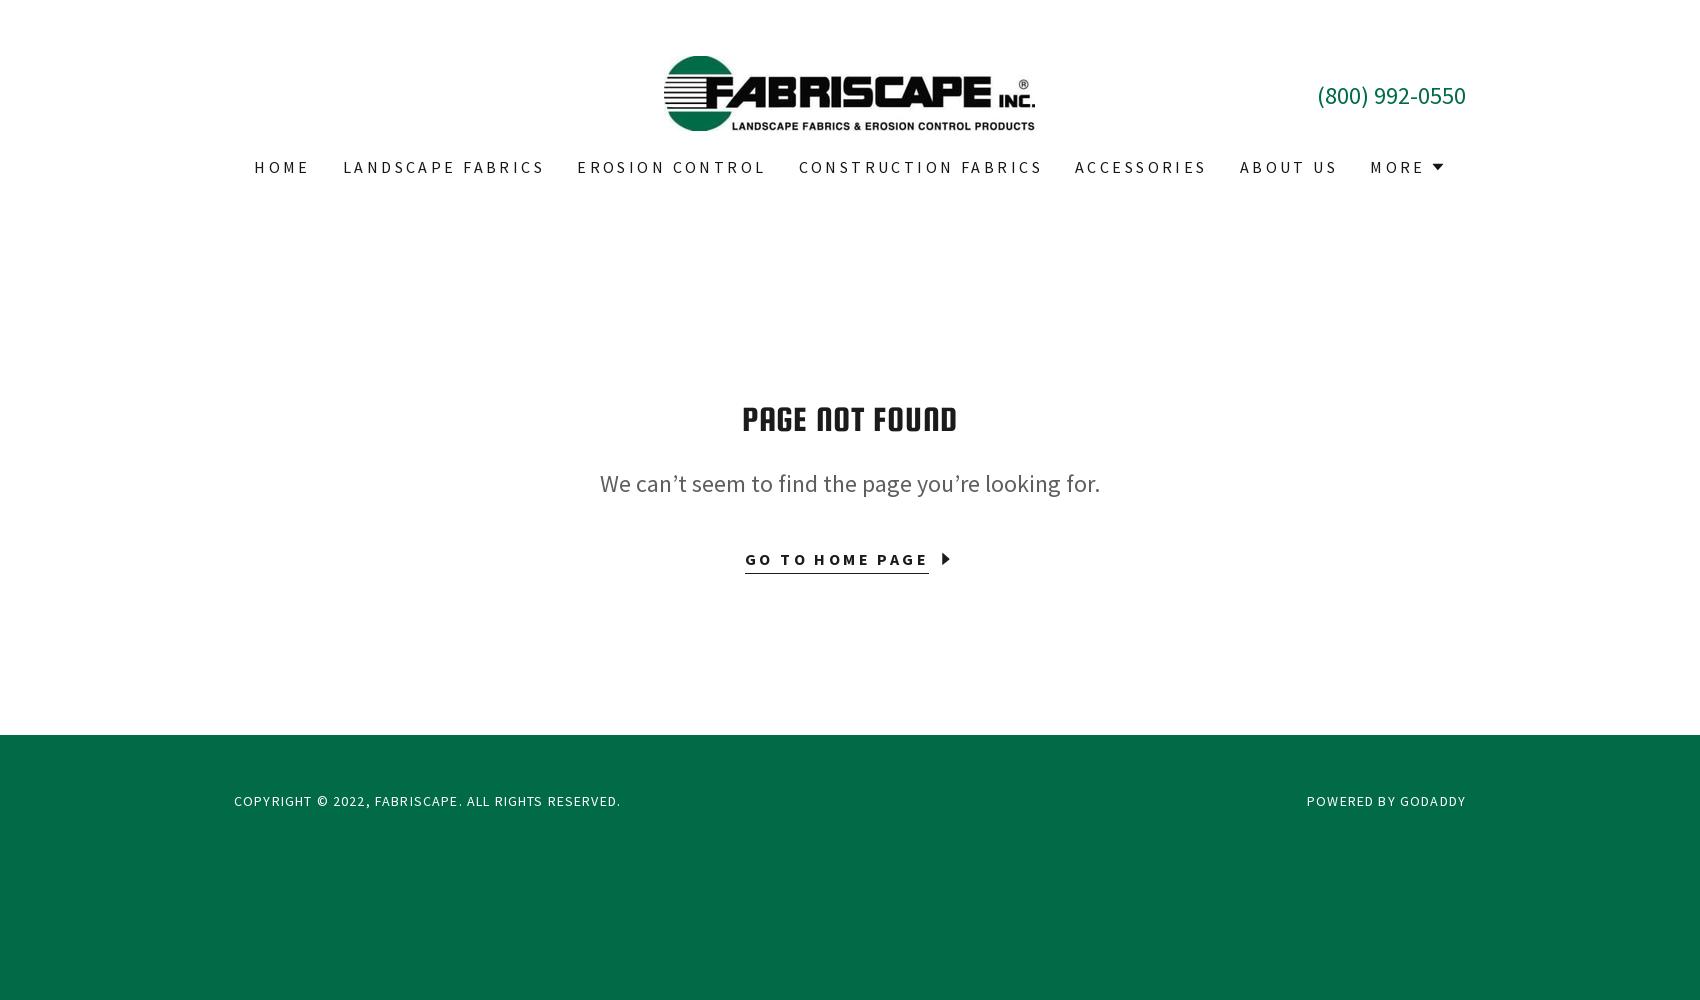 This screenshot has width=1700, height=1000. What do you see at coordinates (743, 558) in the screenshot?
I see `'Go To Home Page'` at bounding box center [743, 558].